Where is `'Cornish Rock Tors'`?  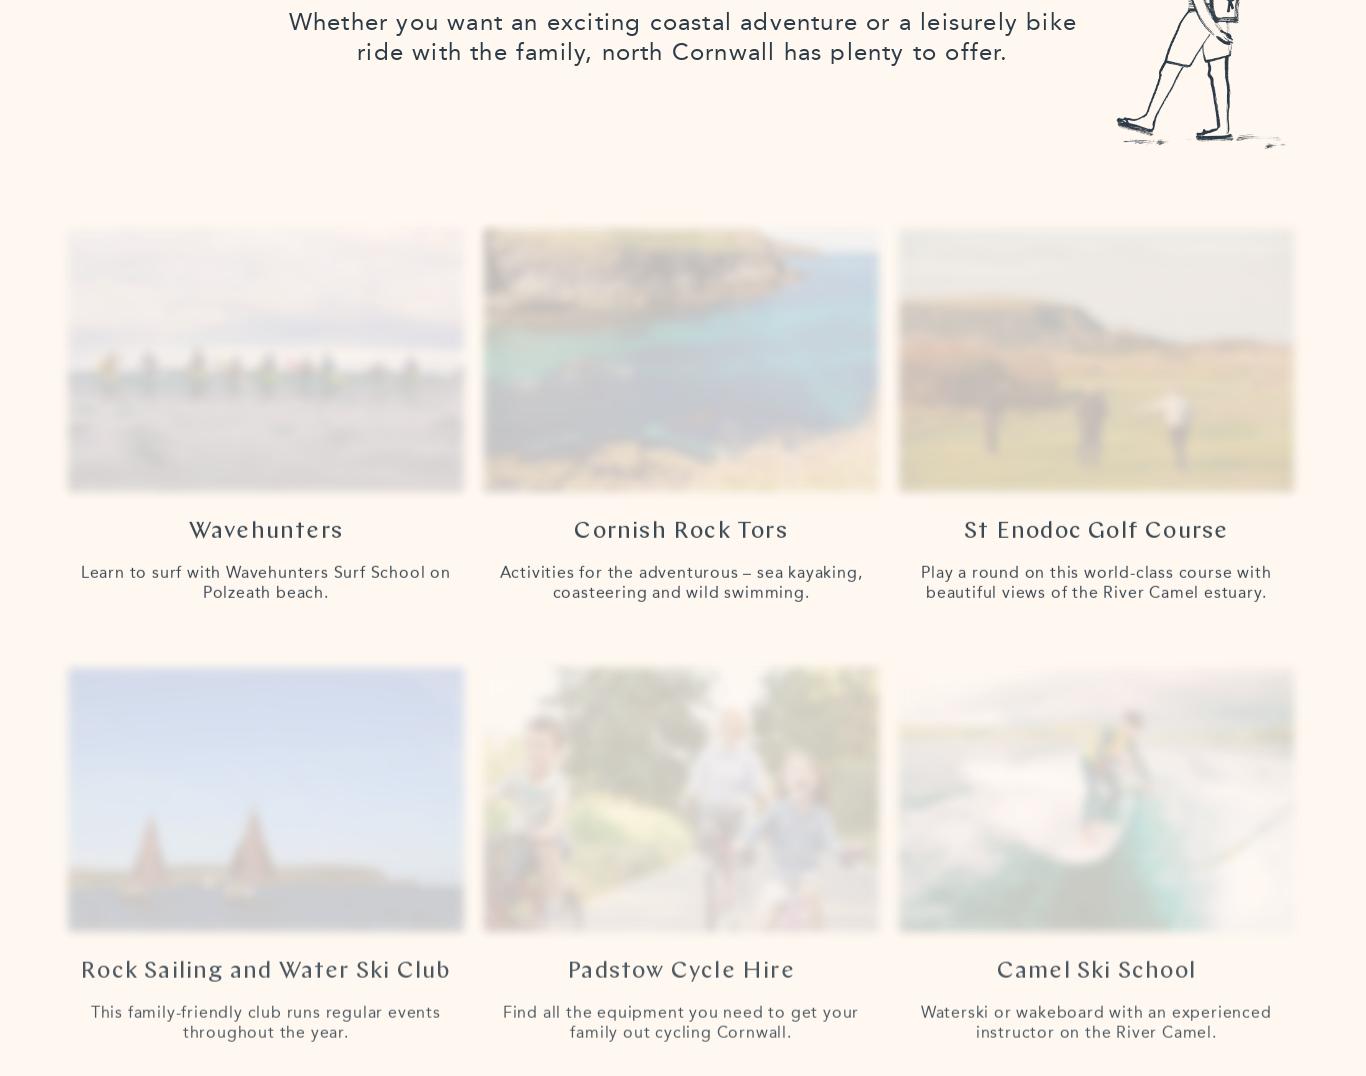
'Cornish Rock Tors' is located at coordinates (679, 527).